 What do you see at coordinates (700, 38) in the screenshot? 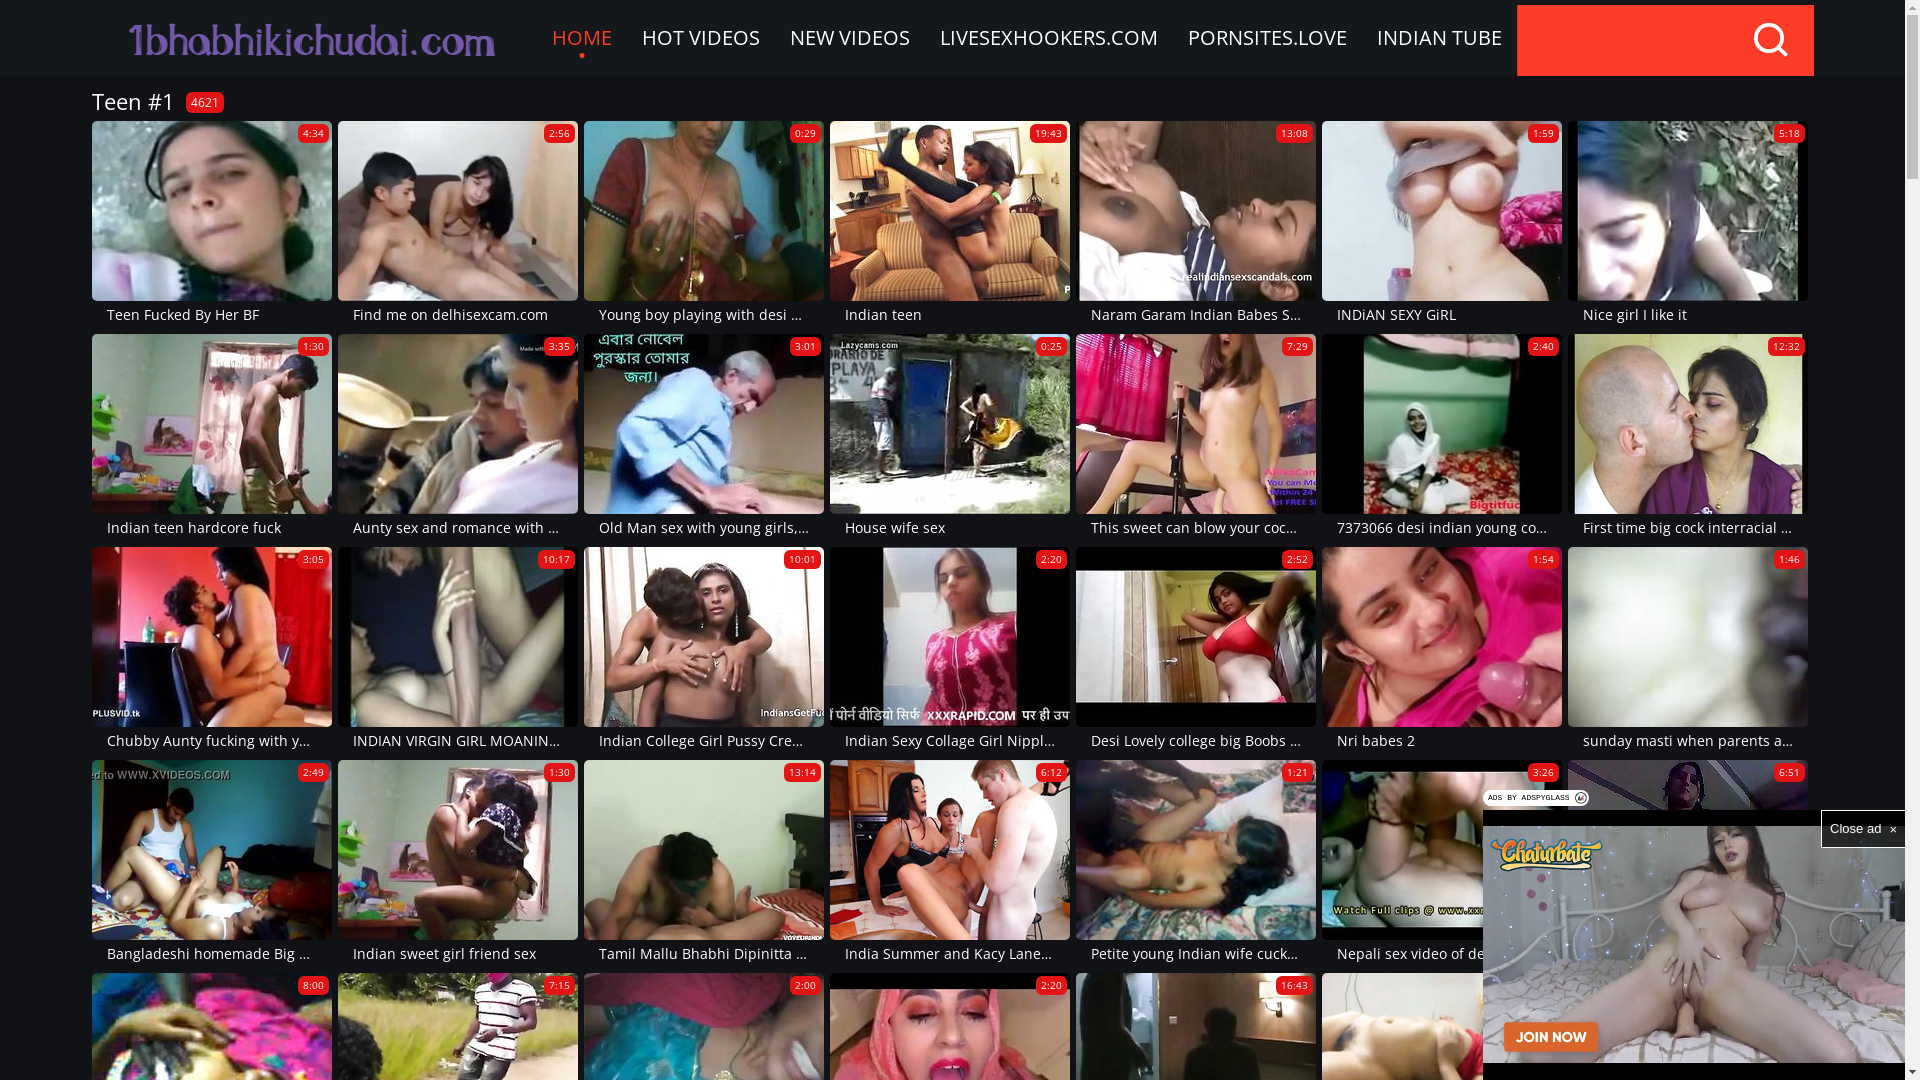
I see `'HOT VIDEOS'` at bounding box center [700, 38].